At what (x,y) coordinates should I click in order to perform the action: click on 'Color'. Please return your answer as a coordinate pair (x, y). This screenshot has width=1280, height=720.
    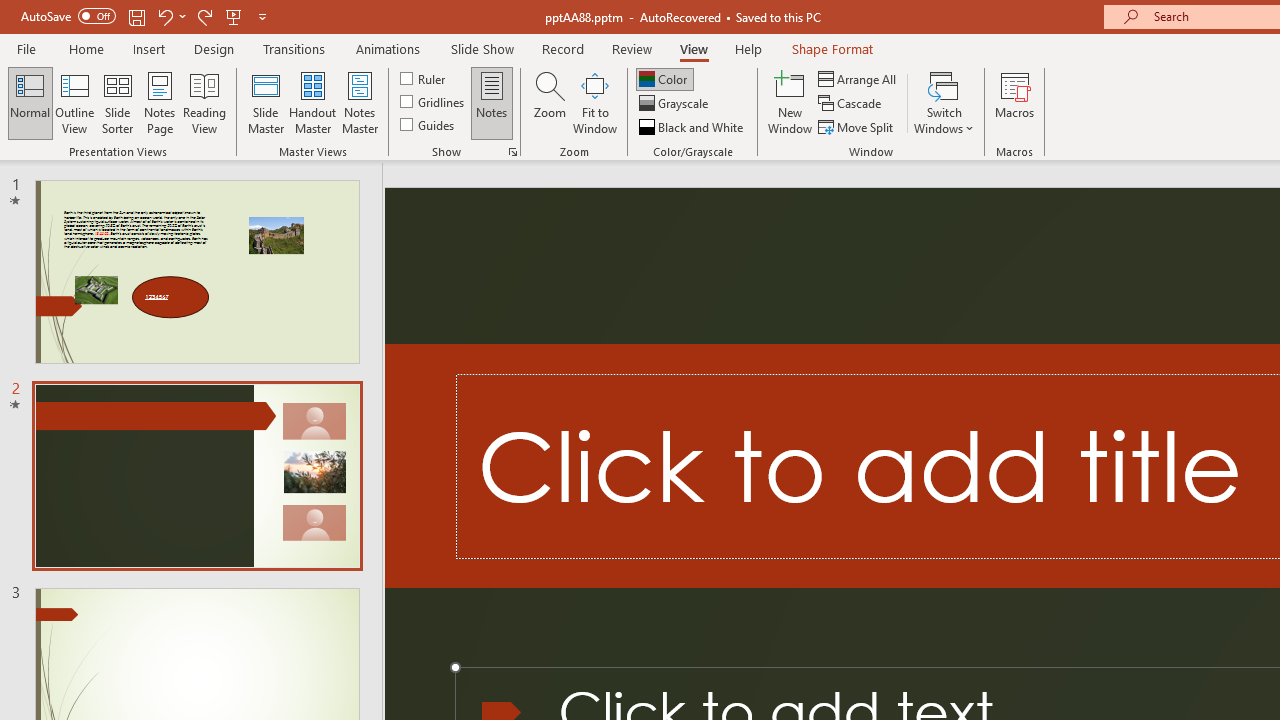
    Looking at the image, I should click on (664, 78).